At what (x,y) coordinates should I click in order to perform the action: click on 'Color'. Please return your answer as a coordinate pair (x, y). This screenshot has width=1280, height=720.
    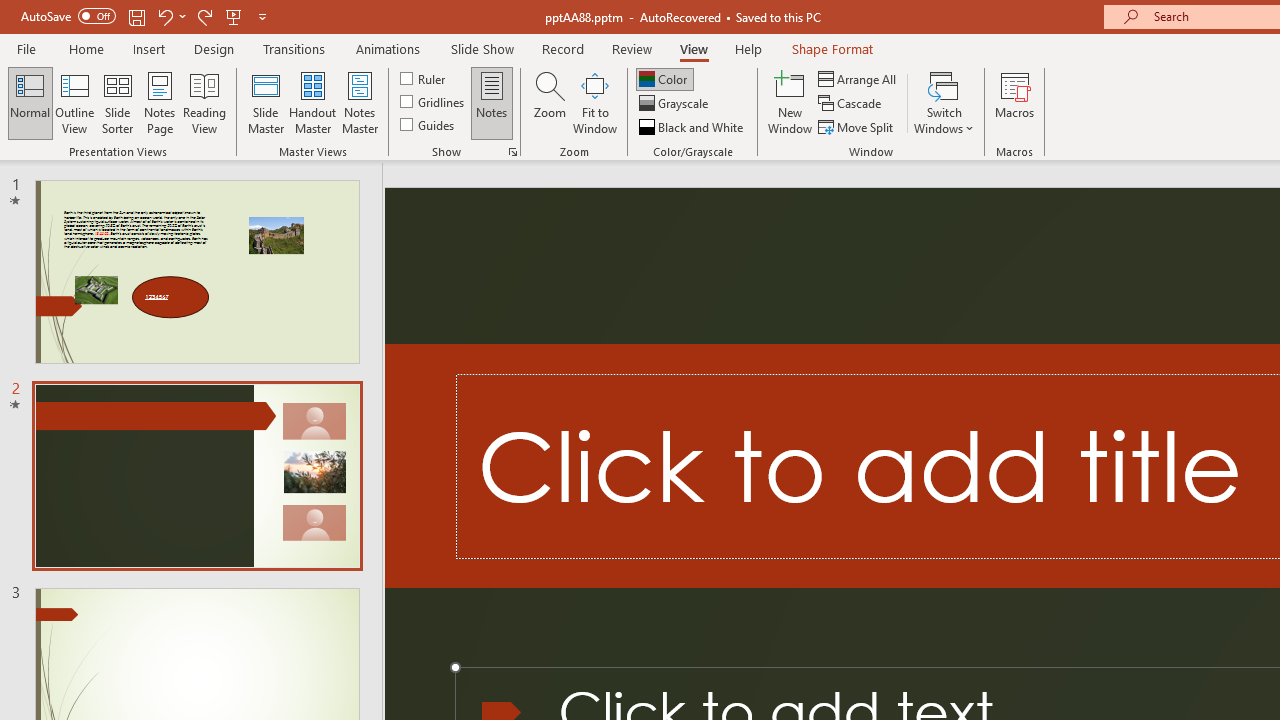
    Looking at the image, I should click on (664, 78).